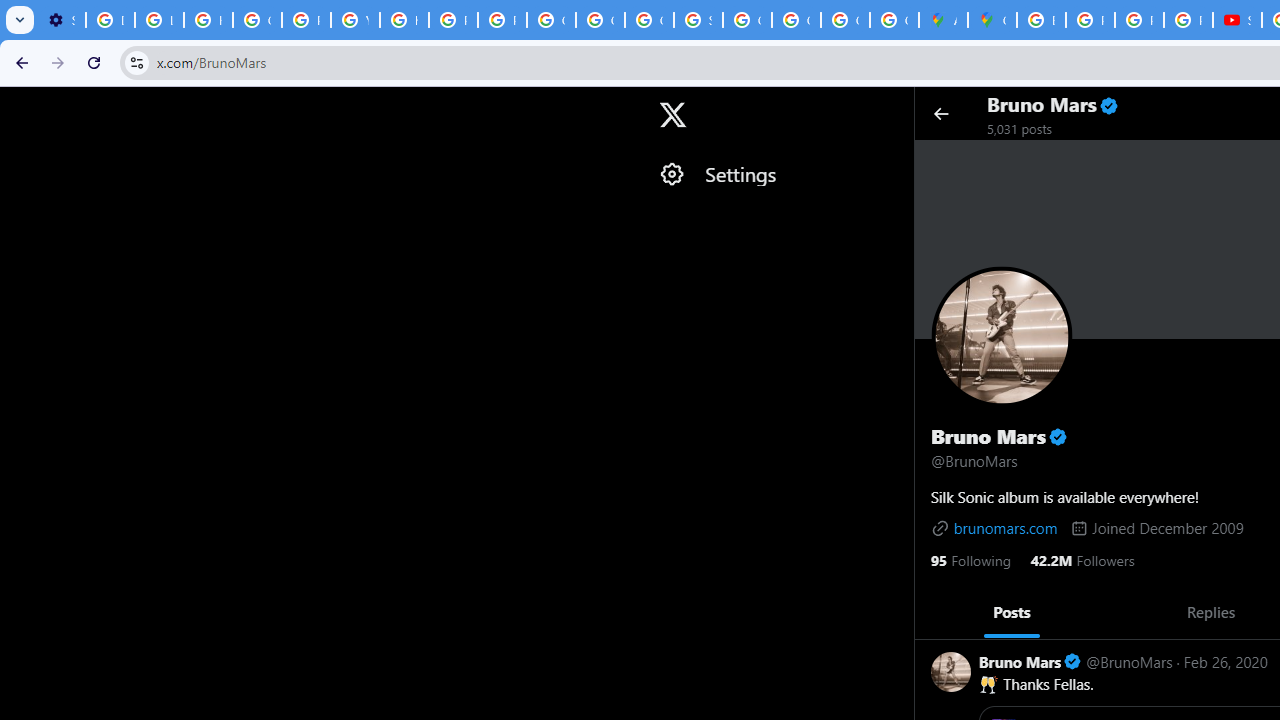 The height and width of the screenshot is (720, 1280). What do you see at coordinates (970, 559) in the screenshot?
I see `'95 Following'` at bounding box center [970, 559].